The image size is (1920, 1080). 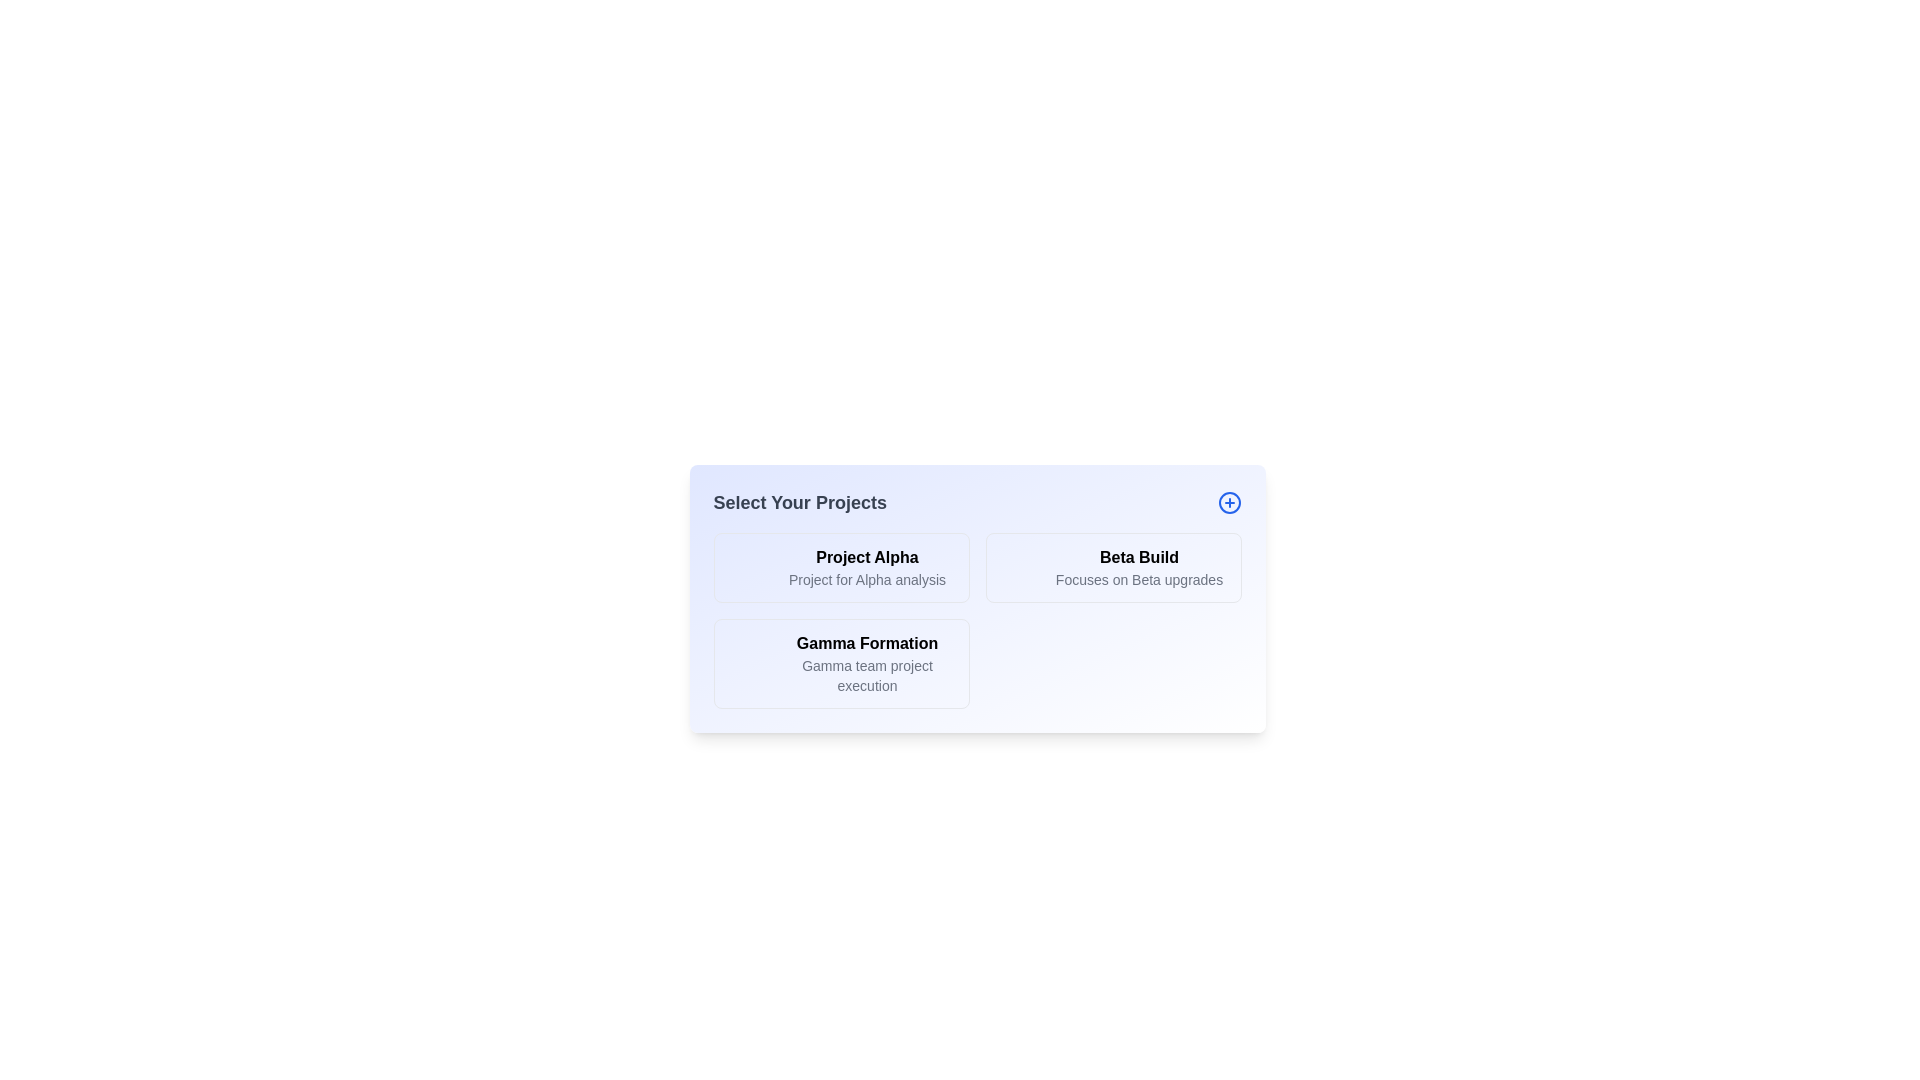 What do you see at coordinates (841, 567) in the screenshot?
I see `the interactive card labeled 'Project Alpha'` at bounding box center [841, 567].